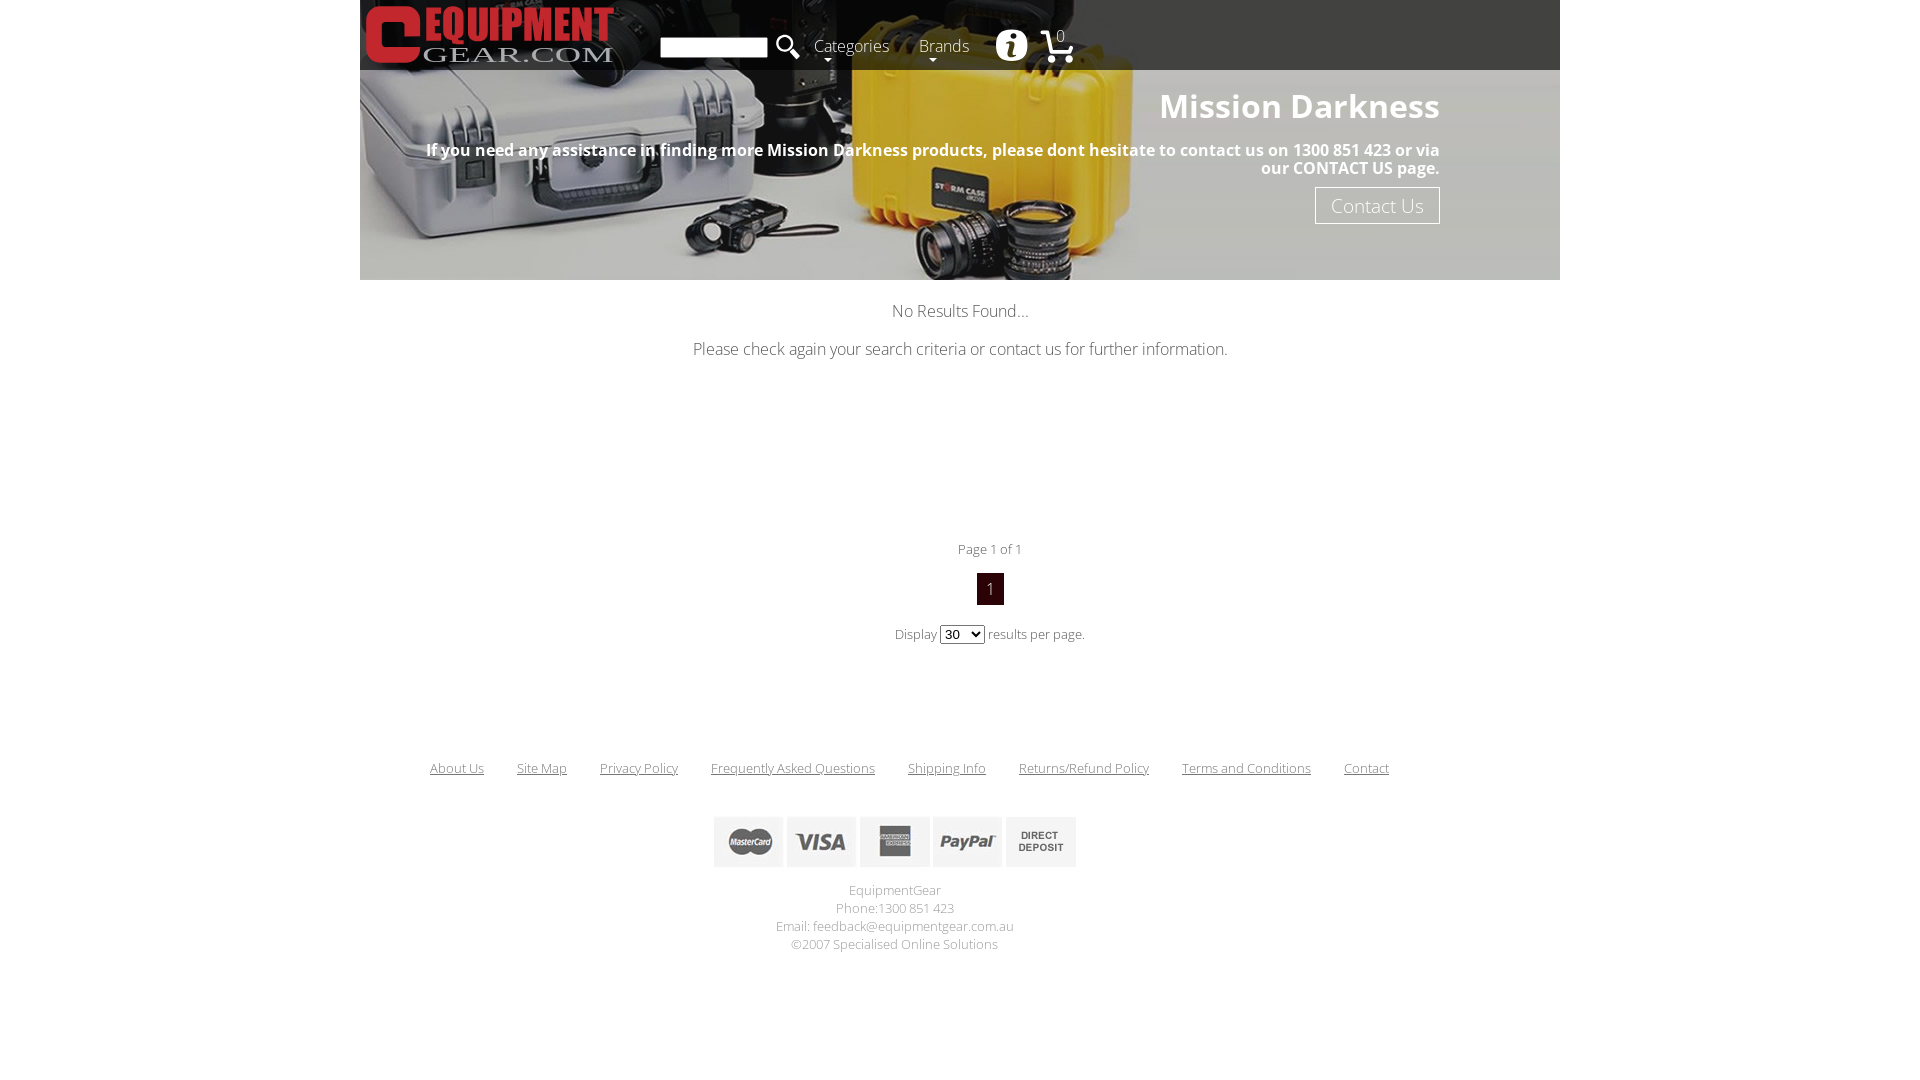 The height and width of the screenshot is (1080, 1920). Describe the element at coordinates (948, 47) in the screenshot. I see `'Brands'` at that location.